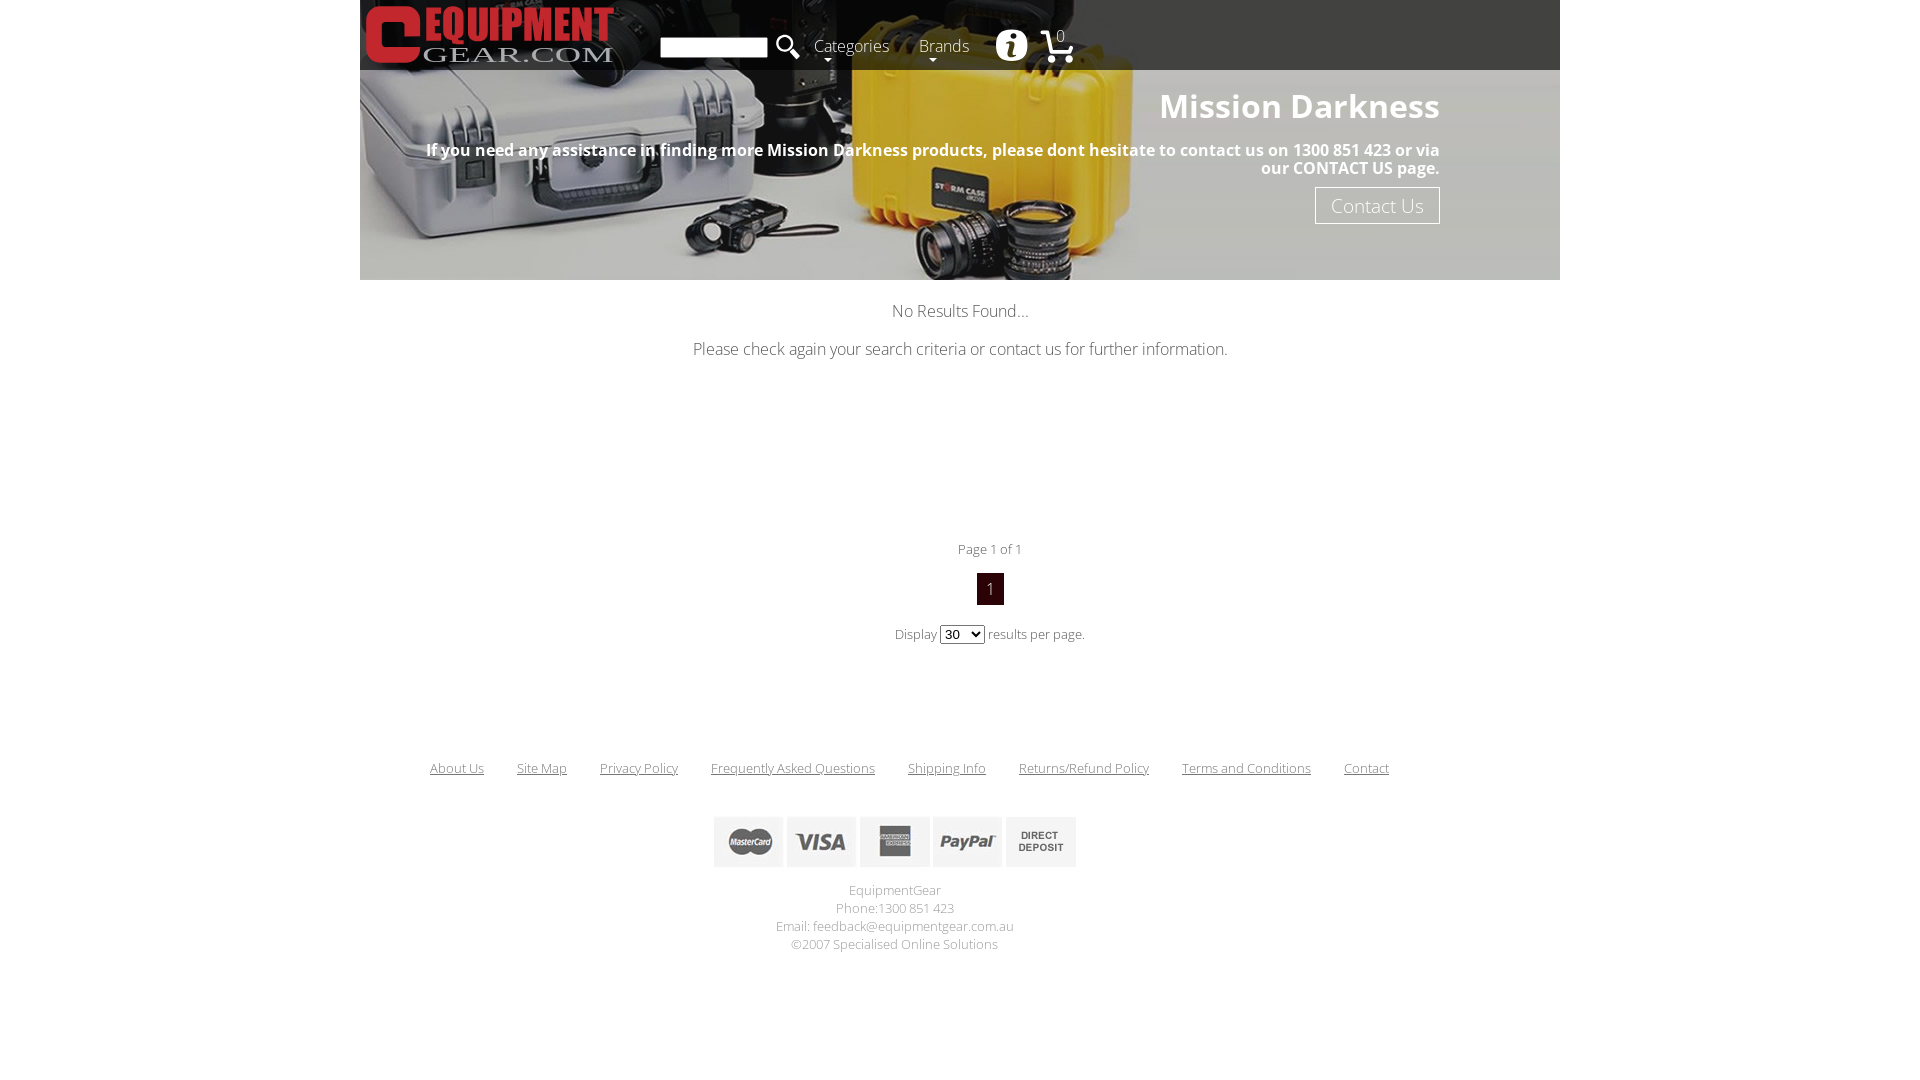 The height and width of the screenshot is (1080, 1920). Describe the element at coordinates (948, 47) in the screenshot. I see `'Brands'` at that location.